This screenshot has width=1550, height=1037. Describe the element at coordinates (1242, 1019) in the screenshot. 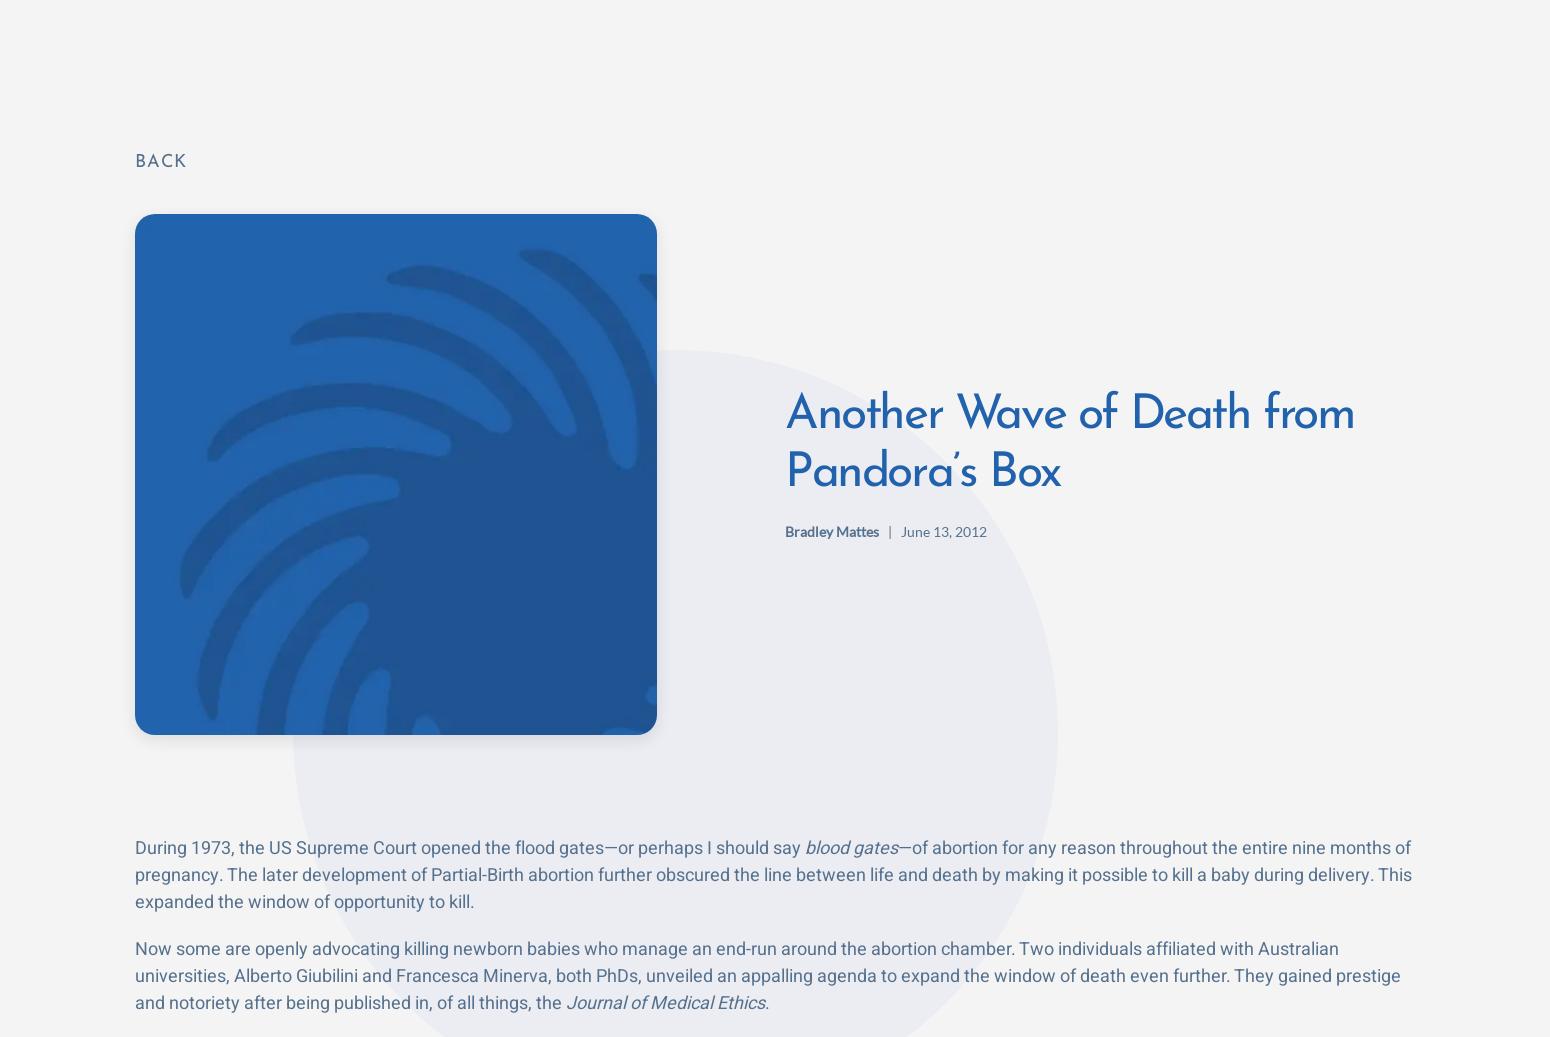

I see `'October 19, 2023'` at that location.